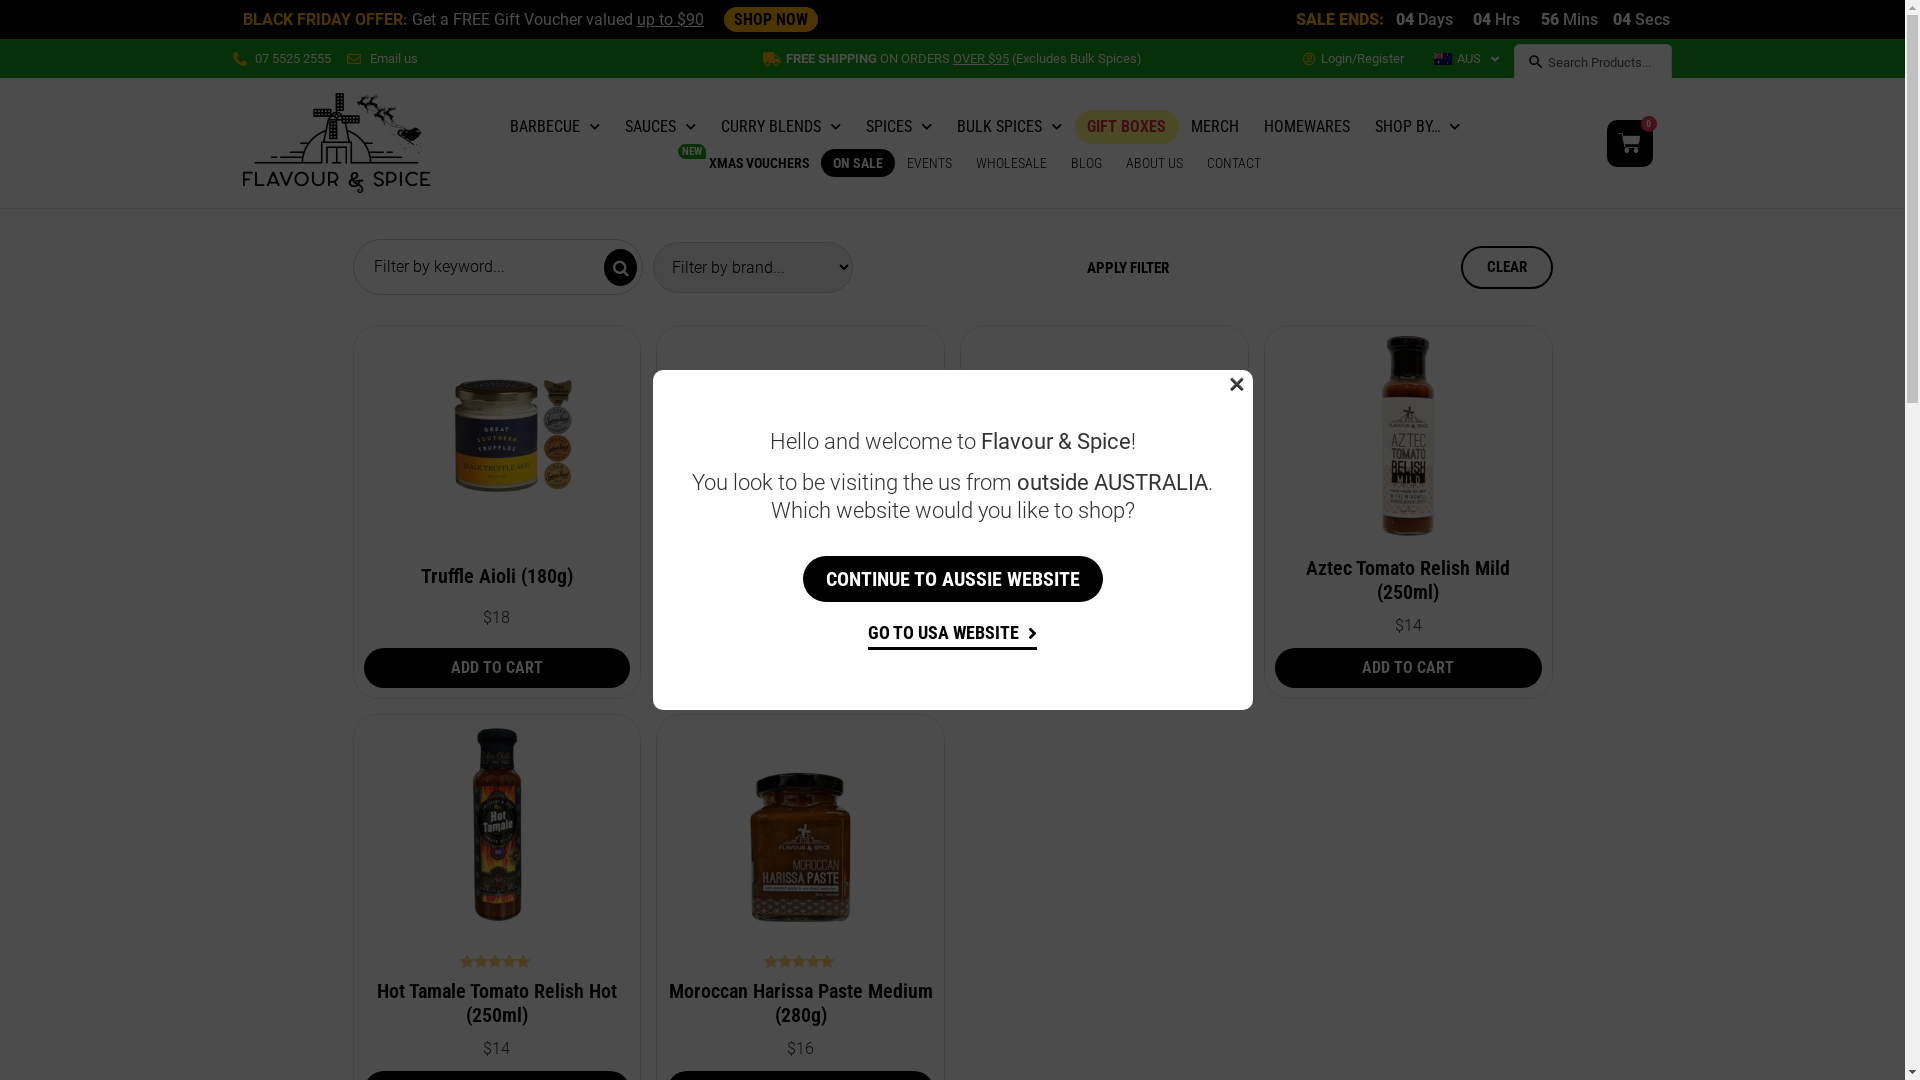 This screenshot has width=1920, height=1080. What do you see at coordinates (1630, 142) in the screenshot?
I see `'0'` at bounding box center [1630, 142].